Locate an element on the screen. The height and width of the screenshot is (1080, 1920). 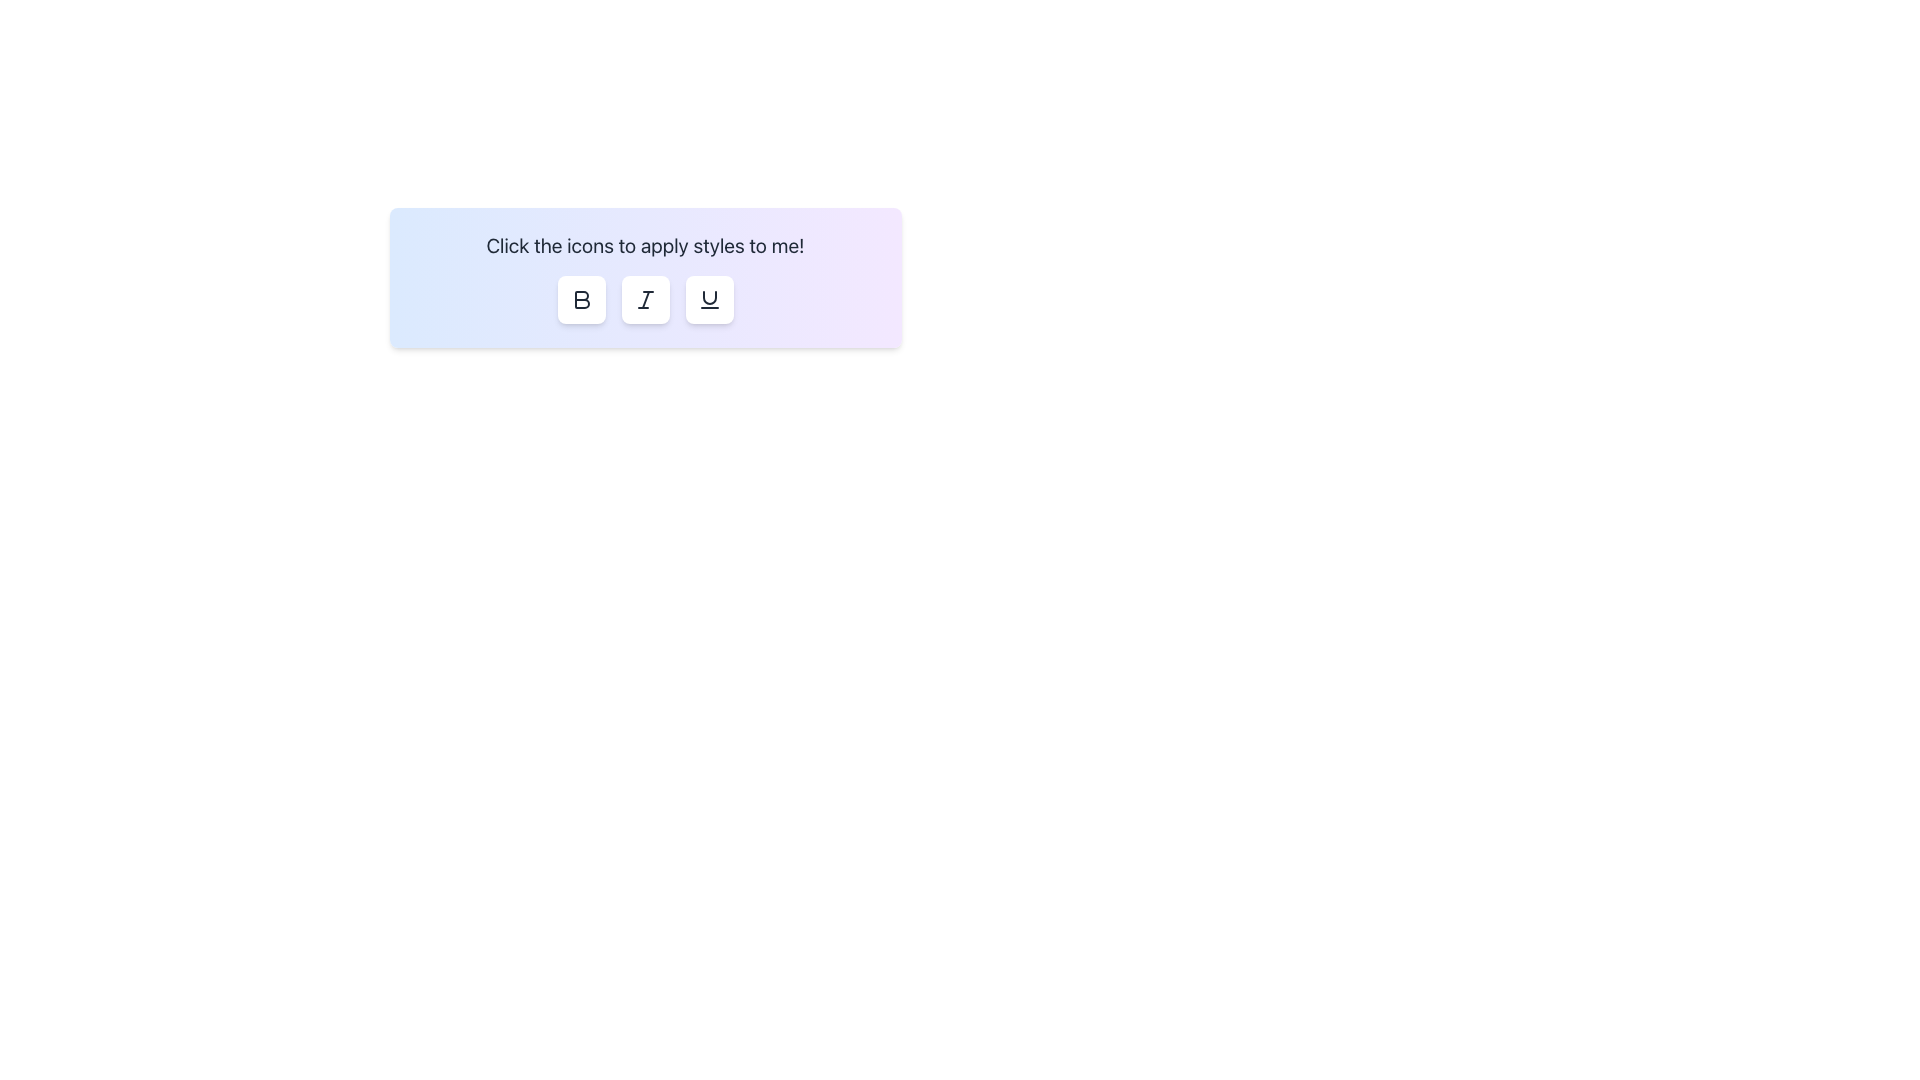
the underline icon element, which is part of an SVG component located between an italicized 'I' icon and a button labeled 'U' is located at coordinates (709, 297).